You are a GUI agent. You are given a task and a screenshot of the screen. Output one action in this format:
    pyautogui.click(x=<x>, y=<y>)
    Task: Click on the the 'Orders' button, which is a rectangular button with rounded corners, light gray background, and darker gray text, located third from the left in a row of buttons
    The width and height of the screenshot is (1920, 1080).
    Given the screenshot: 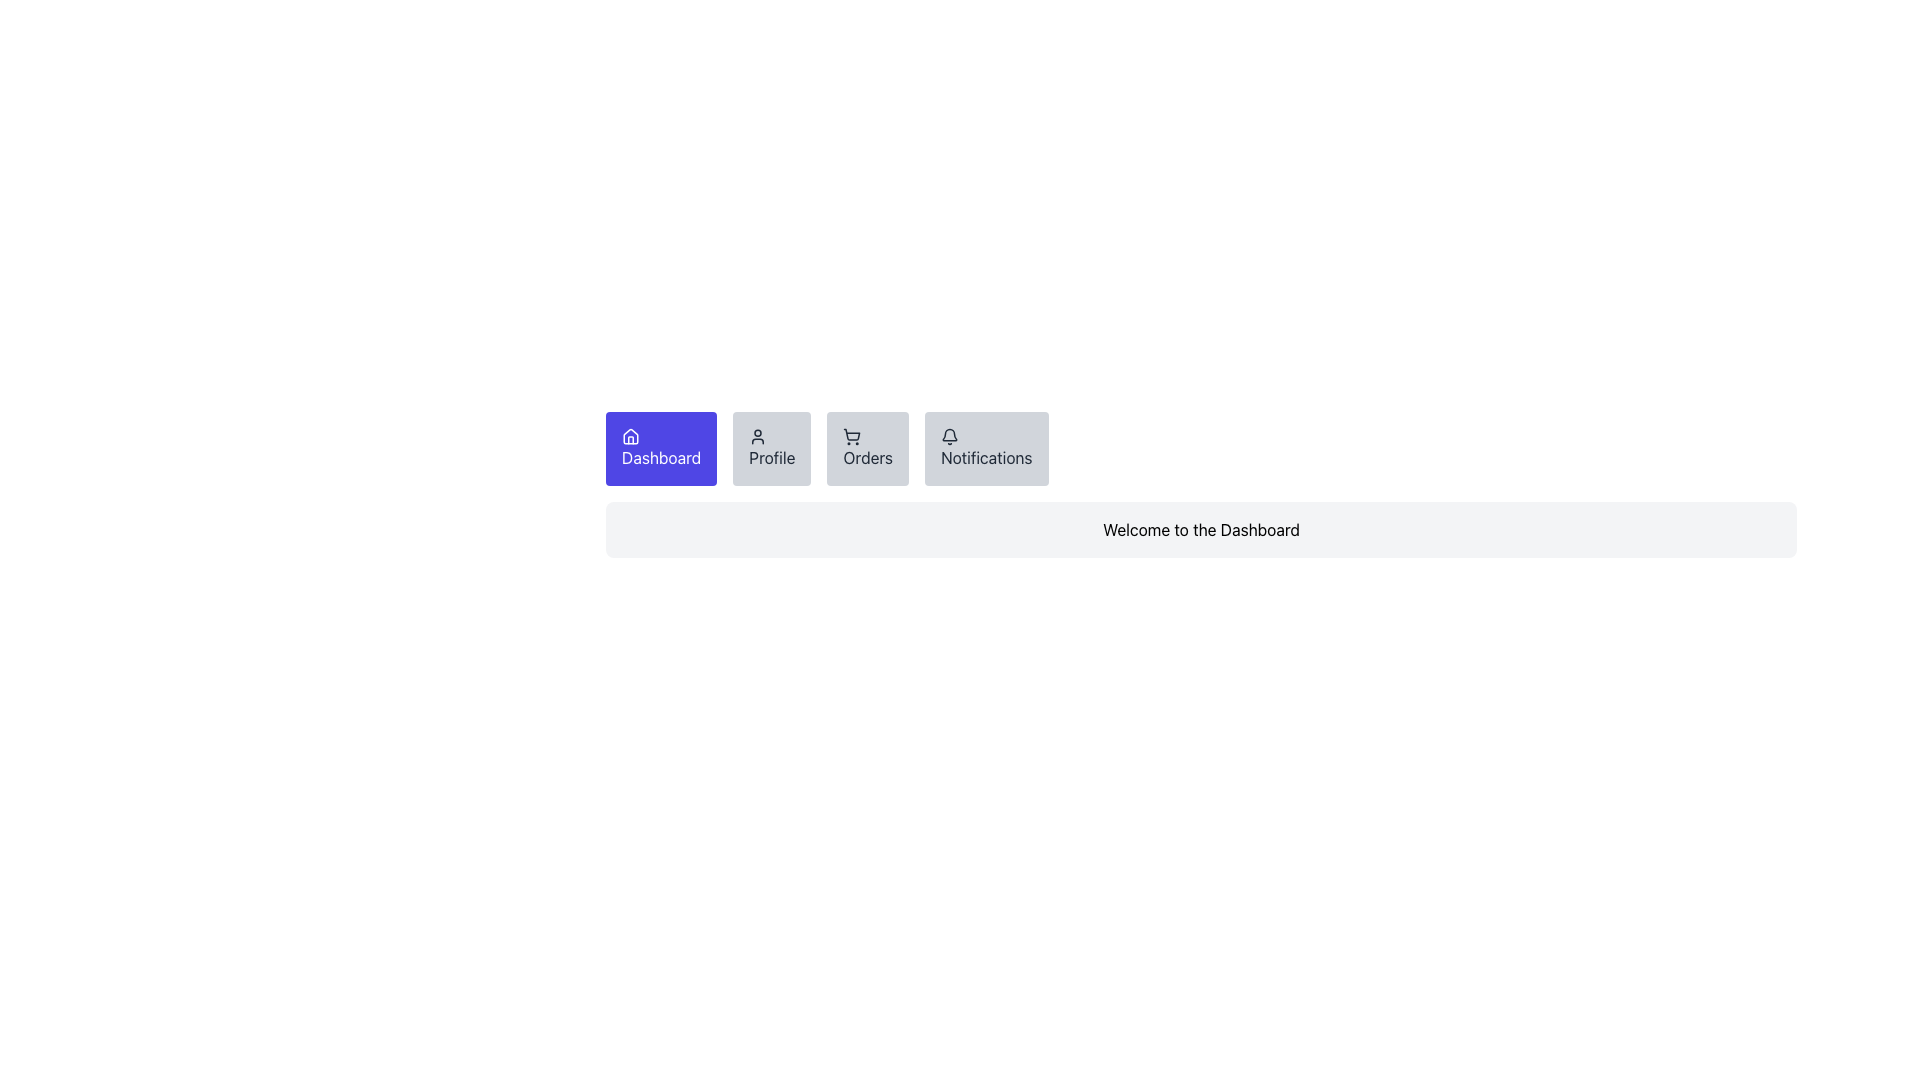 What is the action you would take?
    pyautogui.click(x=868, y=447)
    